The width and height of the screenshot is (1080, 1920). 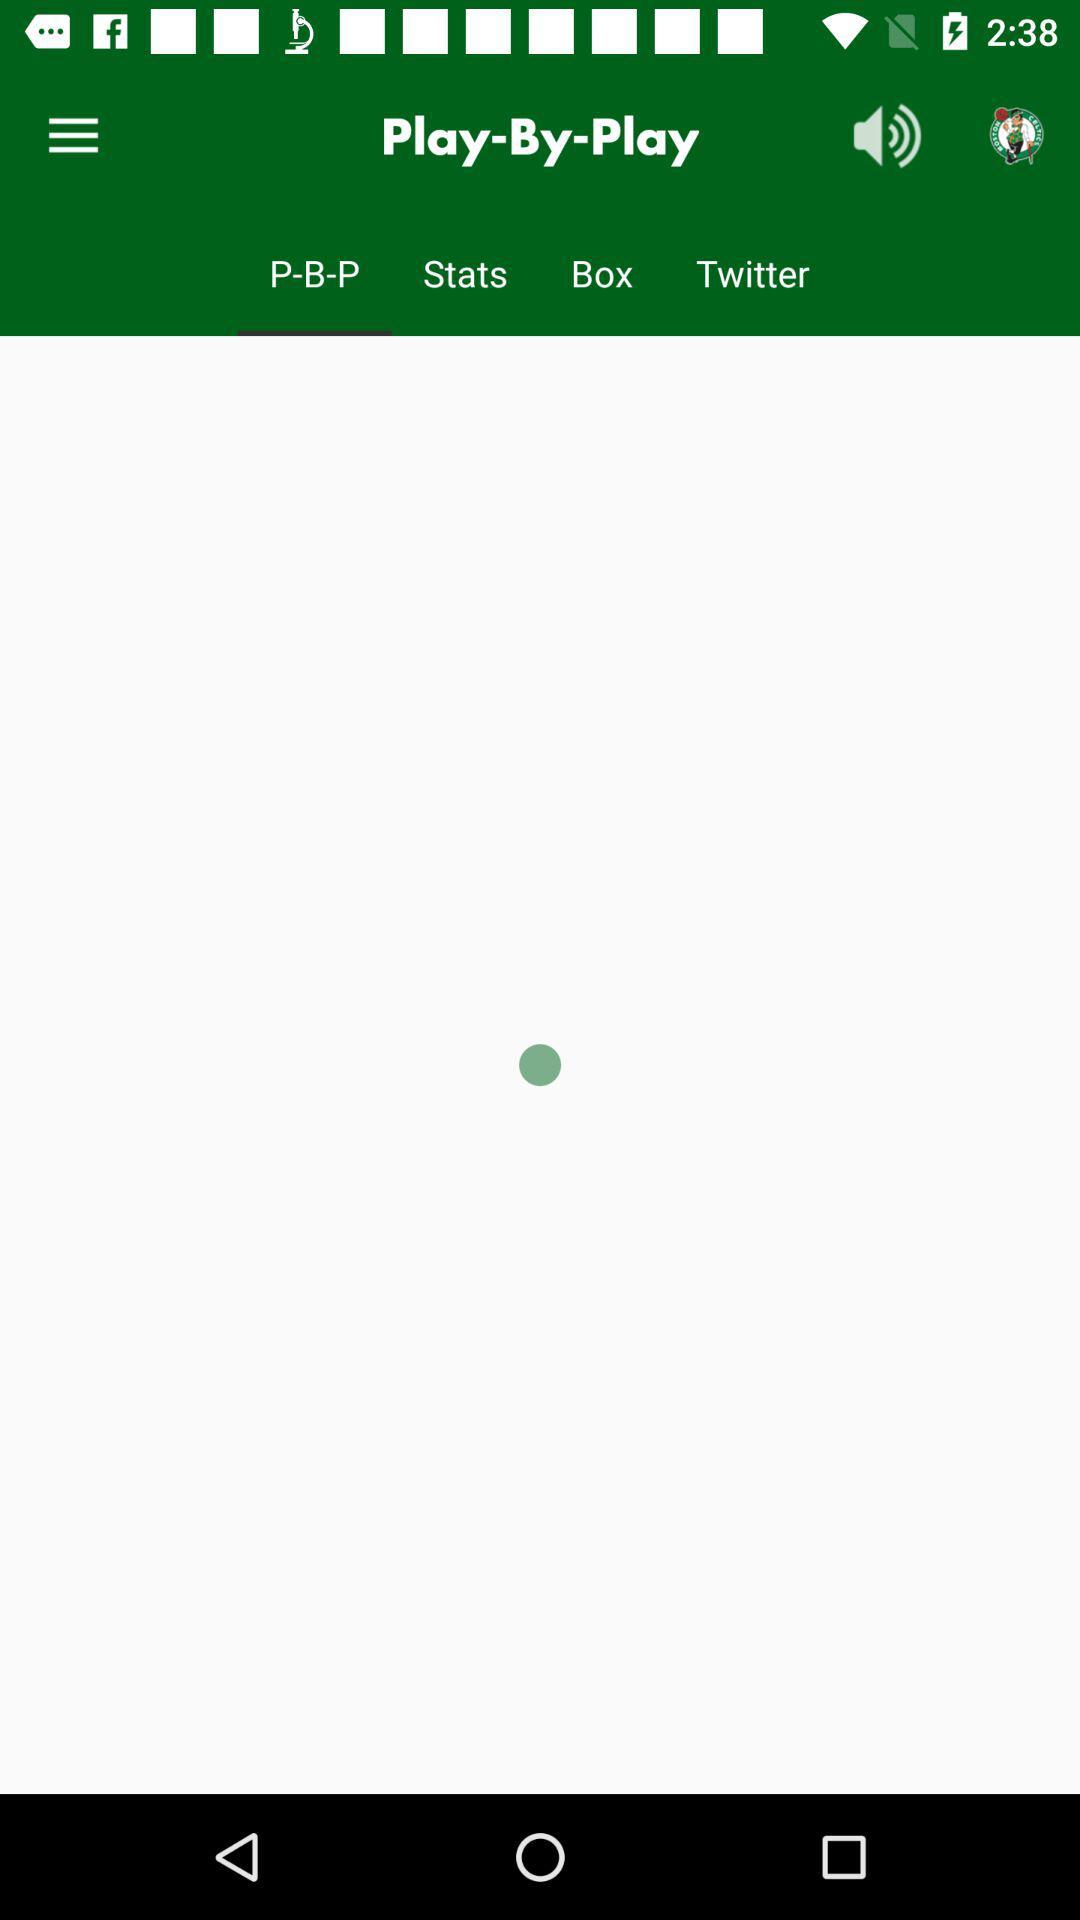 I want to click on the item next to the play-by-play, so click(x=886, y=135).